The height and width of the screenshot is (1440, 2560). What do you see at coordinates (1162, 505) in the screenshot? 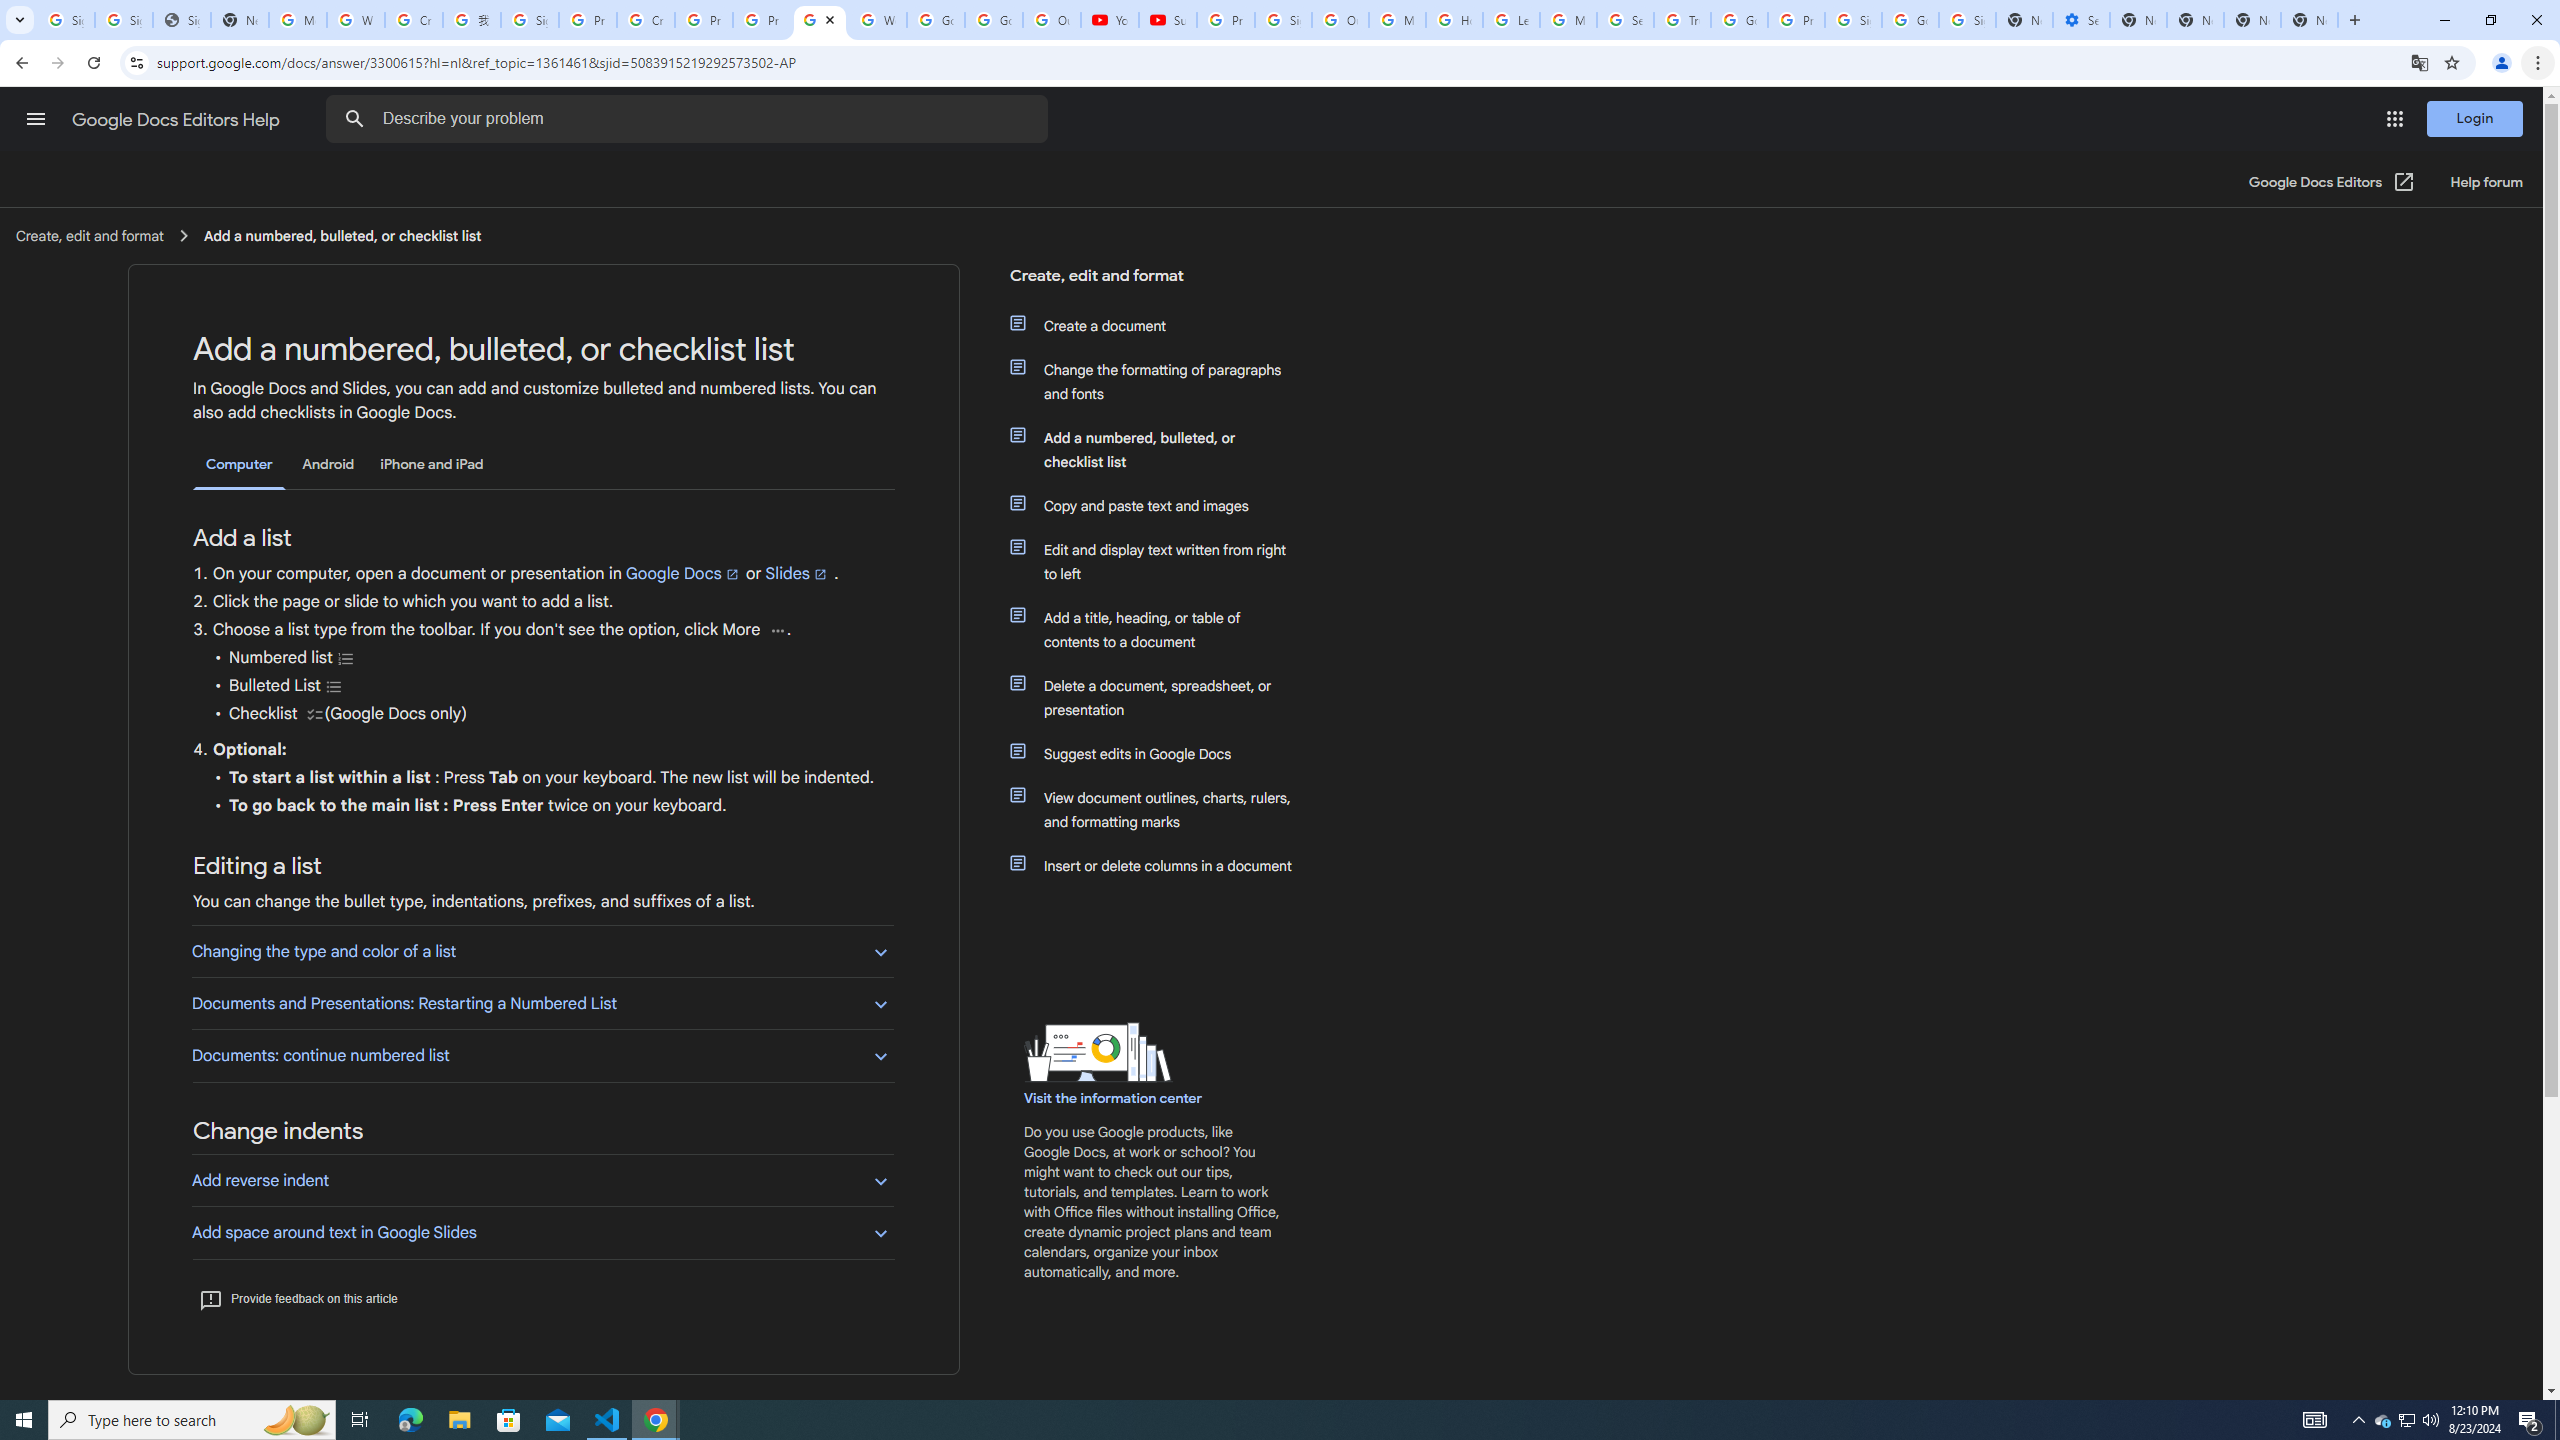
I see `'Copy and paste text and images'` at bounding box center [1162, 505].